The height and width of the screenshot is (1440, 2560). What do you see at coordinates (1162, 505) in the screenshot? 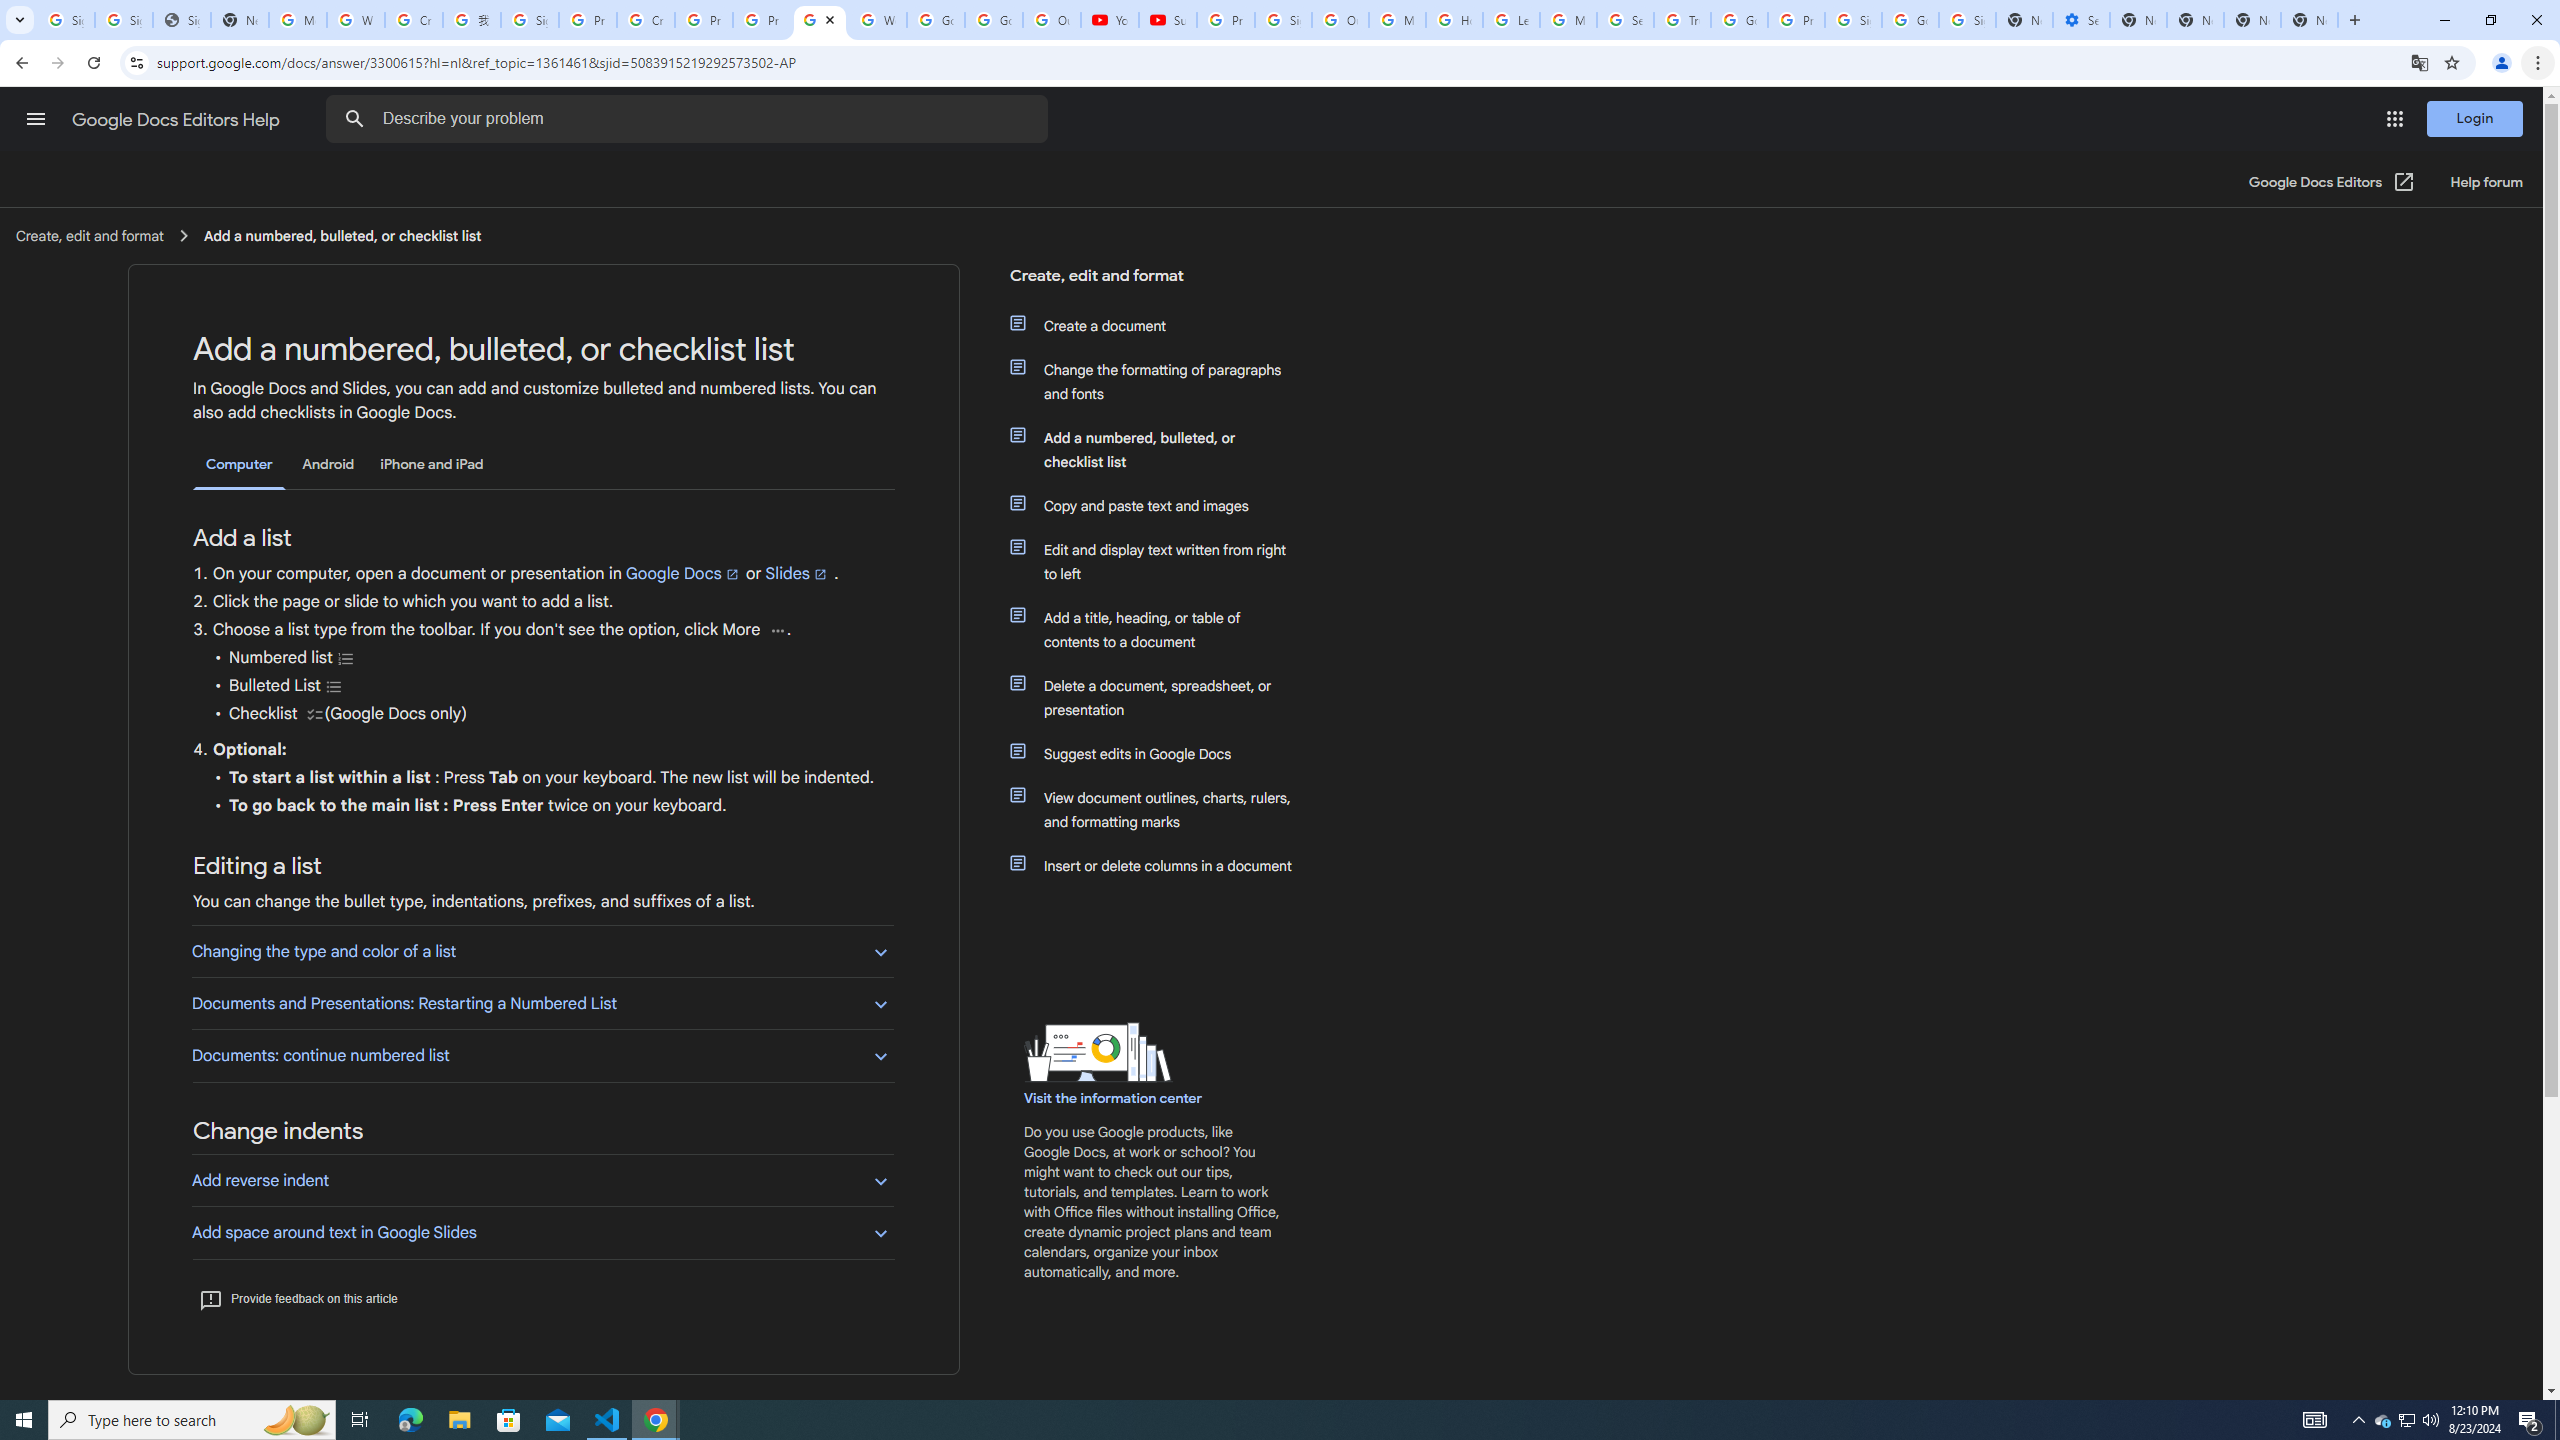
I see `'Copy and paste text and images'` at bounding box center [1162, 505].